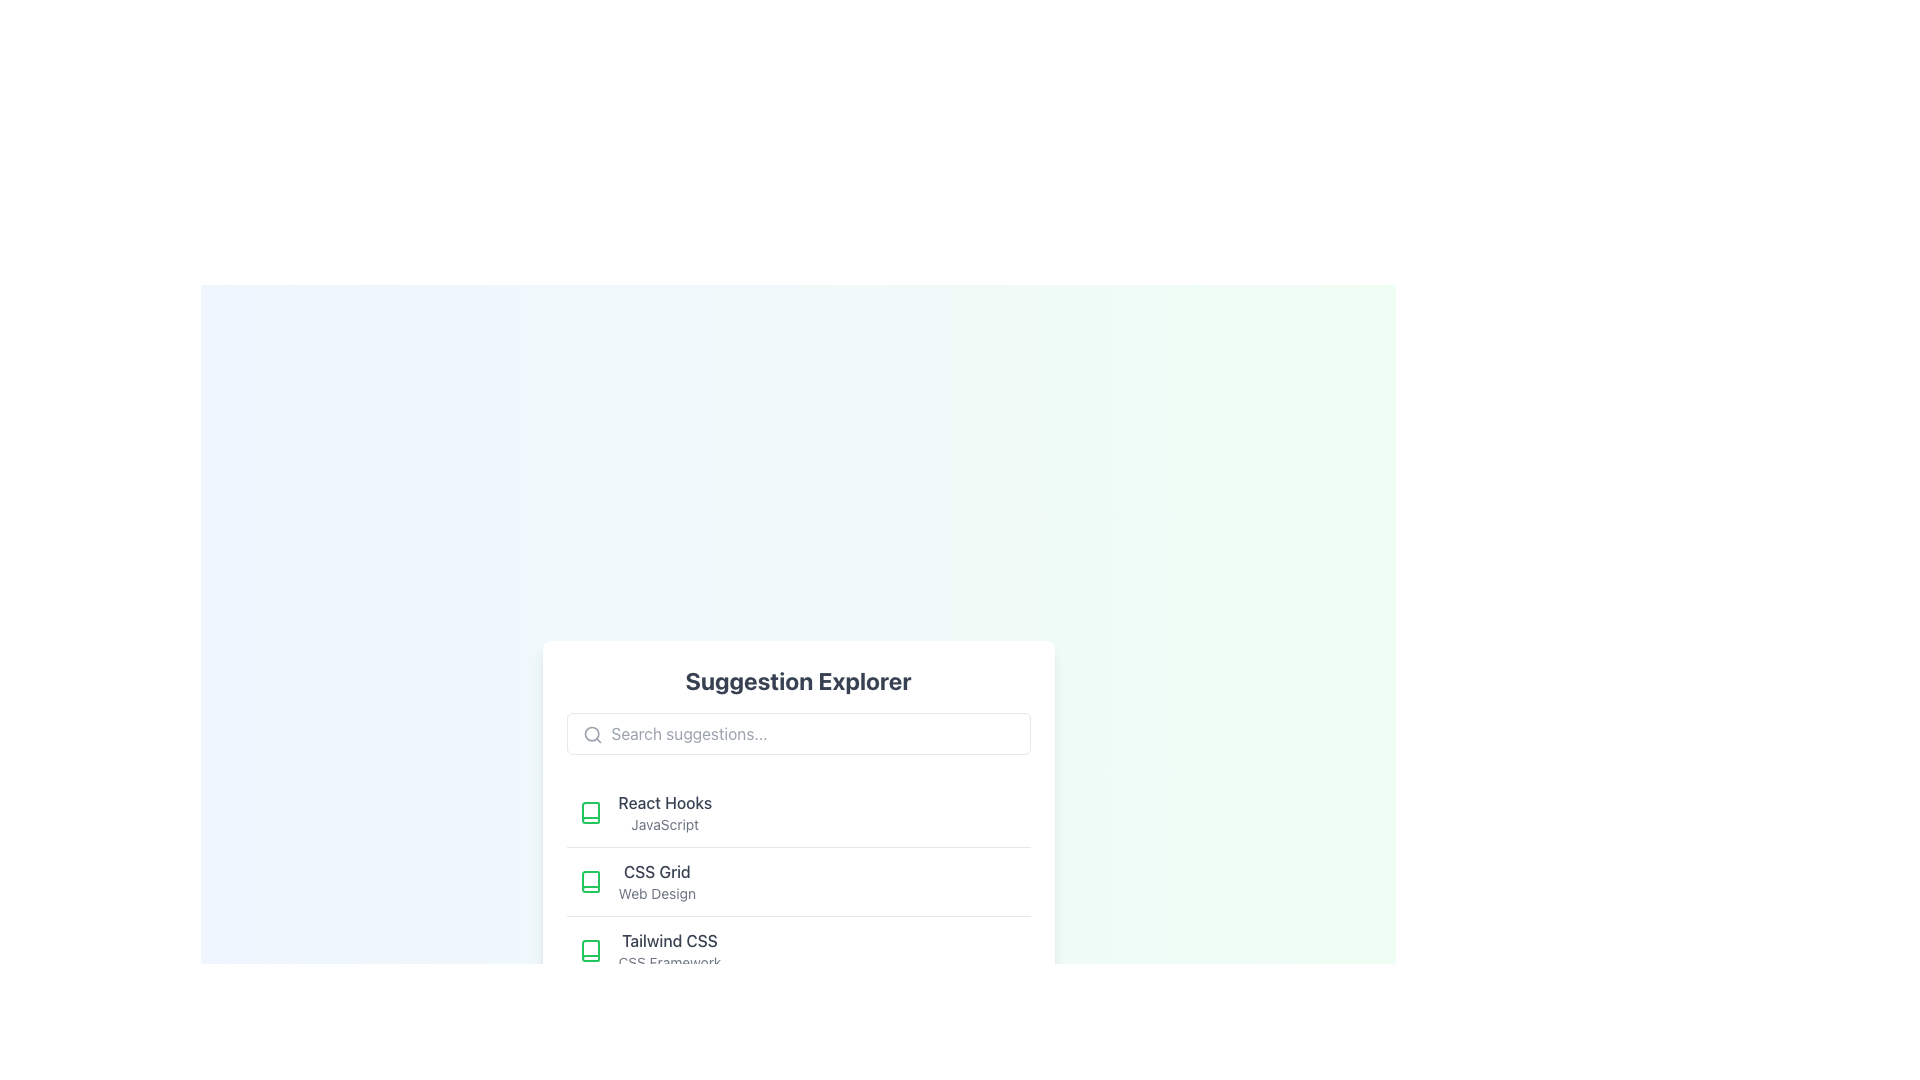 The image size is (1920, 1080). What do you see at coordinates (665, 825) in the screenshot?
I see `text label displaying 'JavaScript' in gray font, located beneath 'React Hooks' in the Suggestion Explorer interface` at bounding box center [665, 825].